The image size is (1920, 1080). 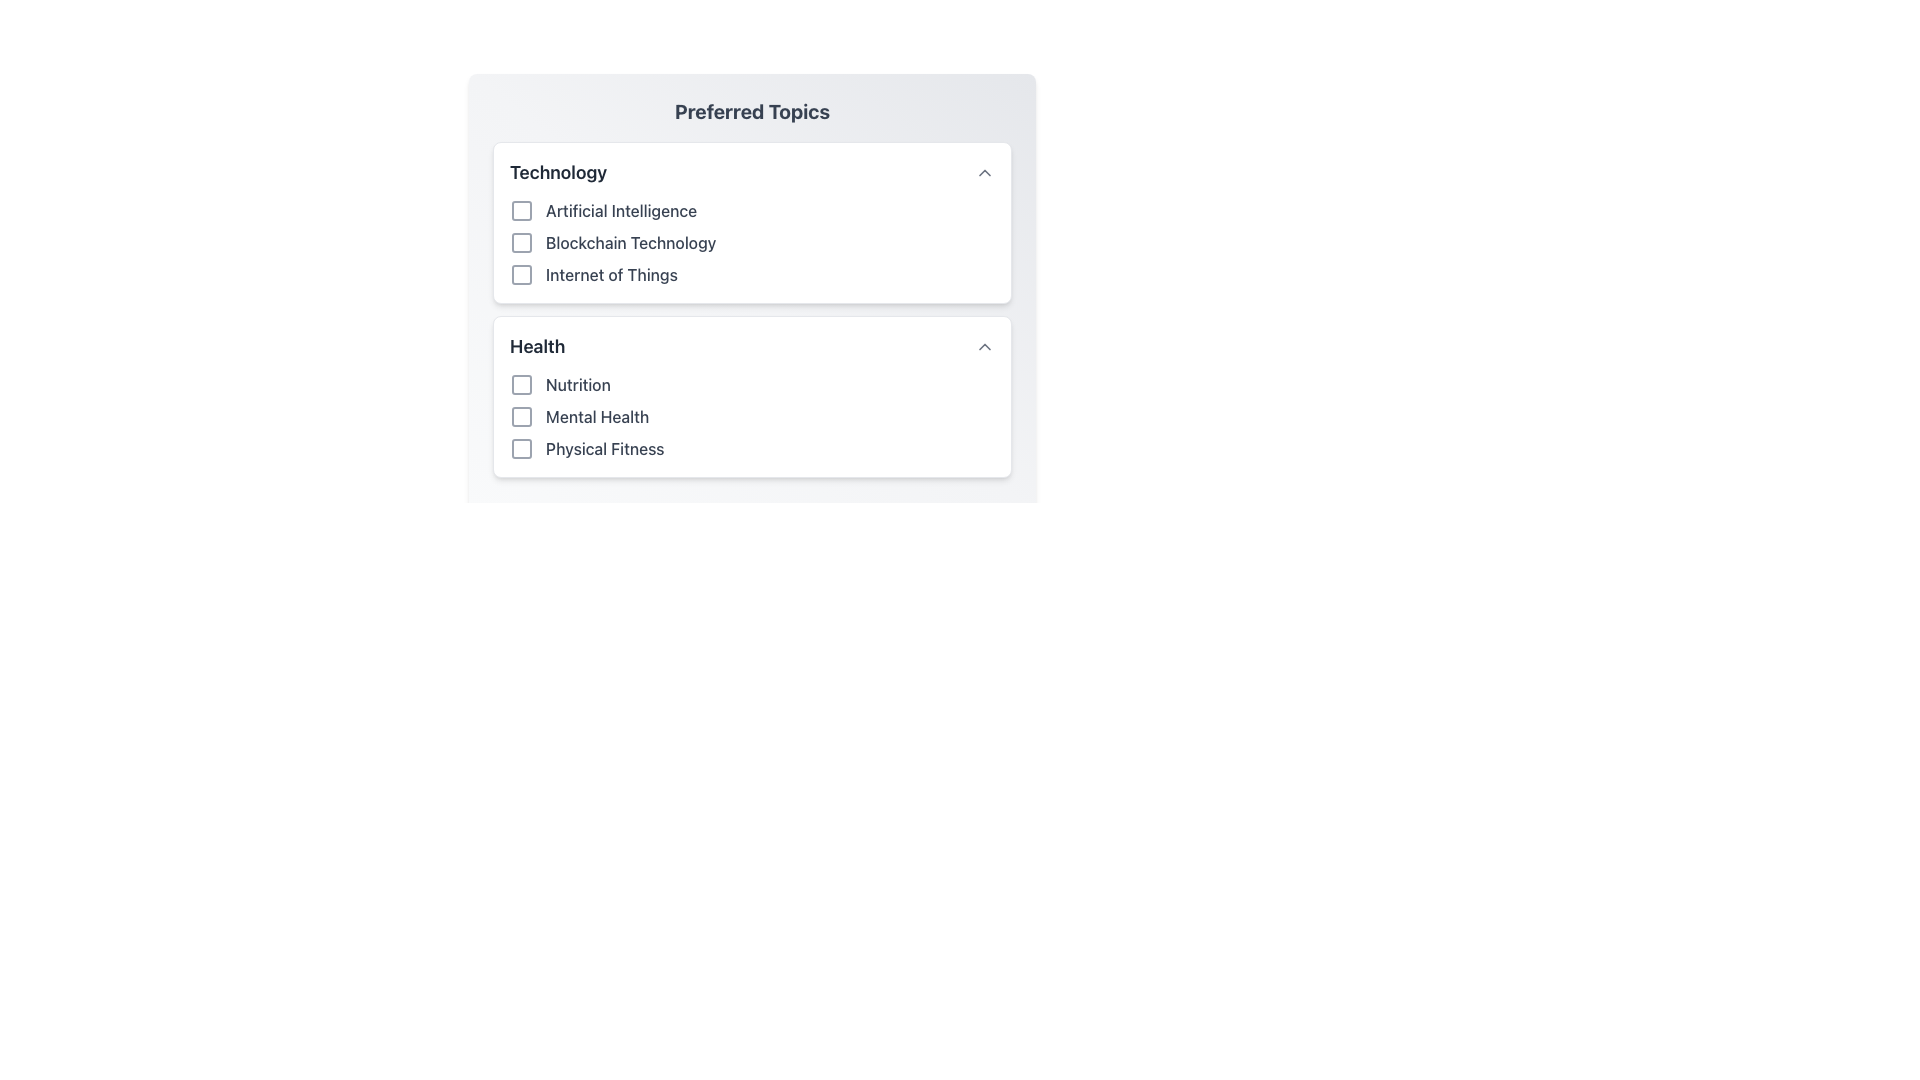 I want to click on the checkbox for the 'Nutrition' topic in the 'Health' section, so click(x=522, y=385).